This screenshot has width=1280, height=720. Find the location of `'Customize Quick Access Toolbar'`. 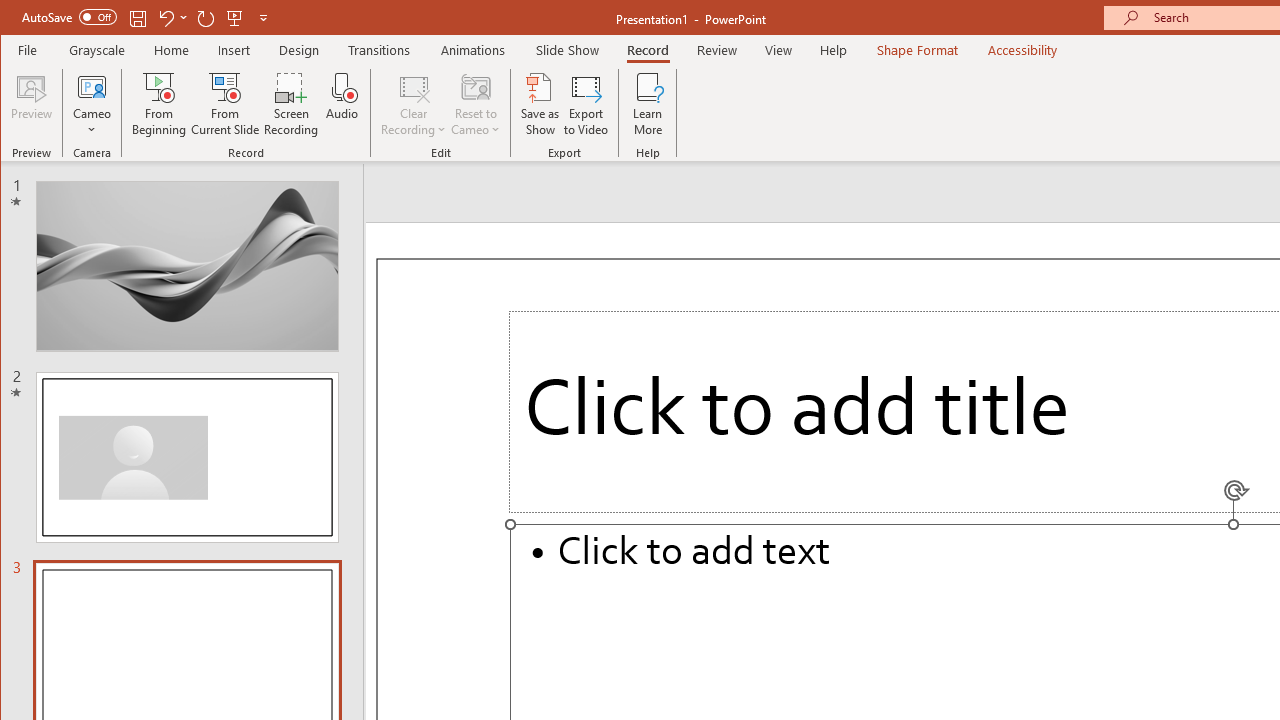

'Customize Quick Access Toolbar' is located at coordinates (262, 17).